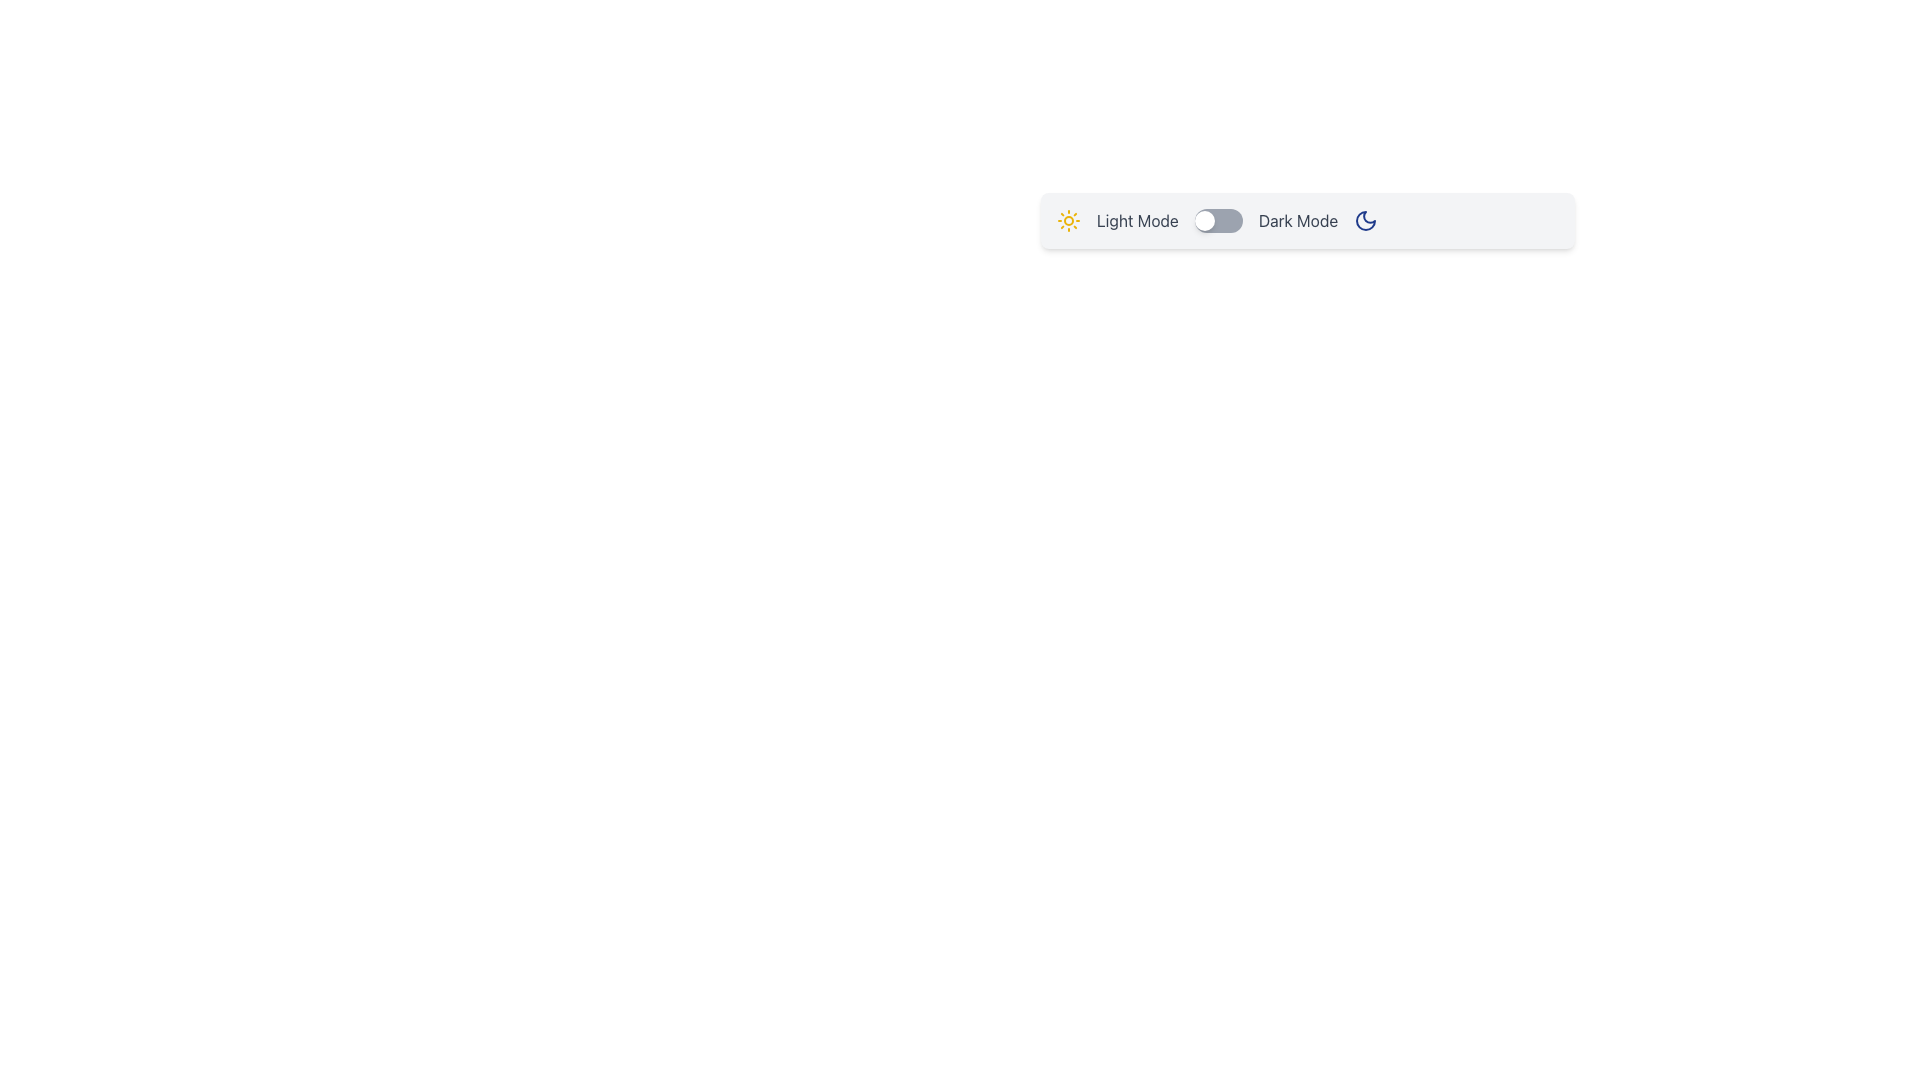 The image size is (1920, 1080). I want to click on the circular sun icon, which is styled in bright yellow and is the first element in the horizontal layout containing the 'Light Mode' and 'Dark Mode' toggle switch, so click(1068, 220).